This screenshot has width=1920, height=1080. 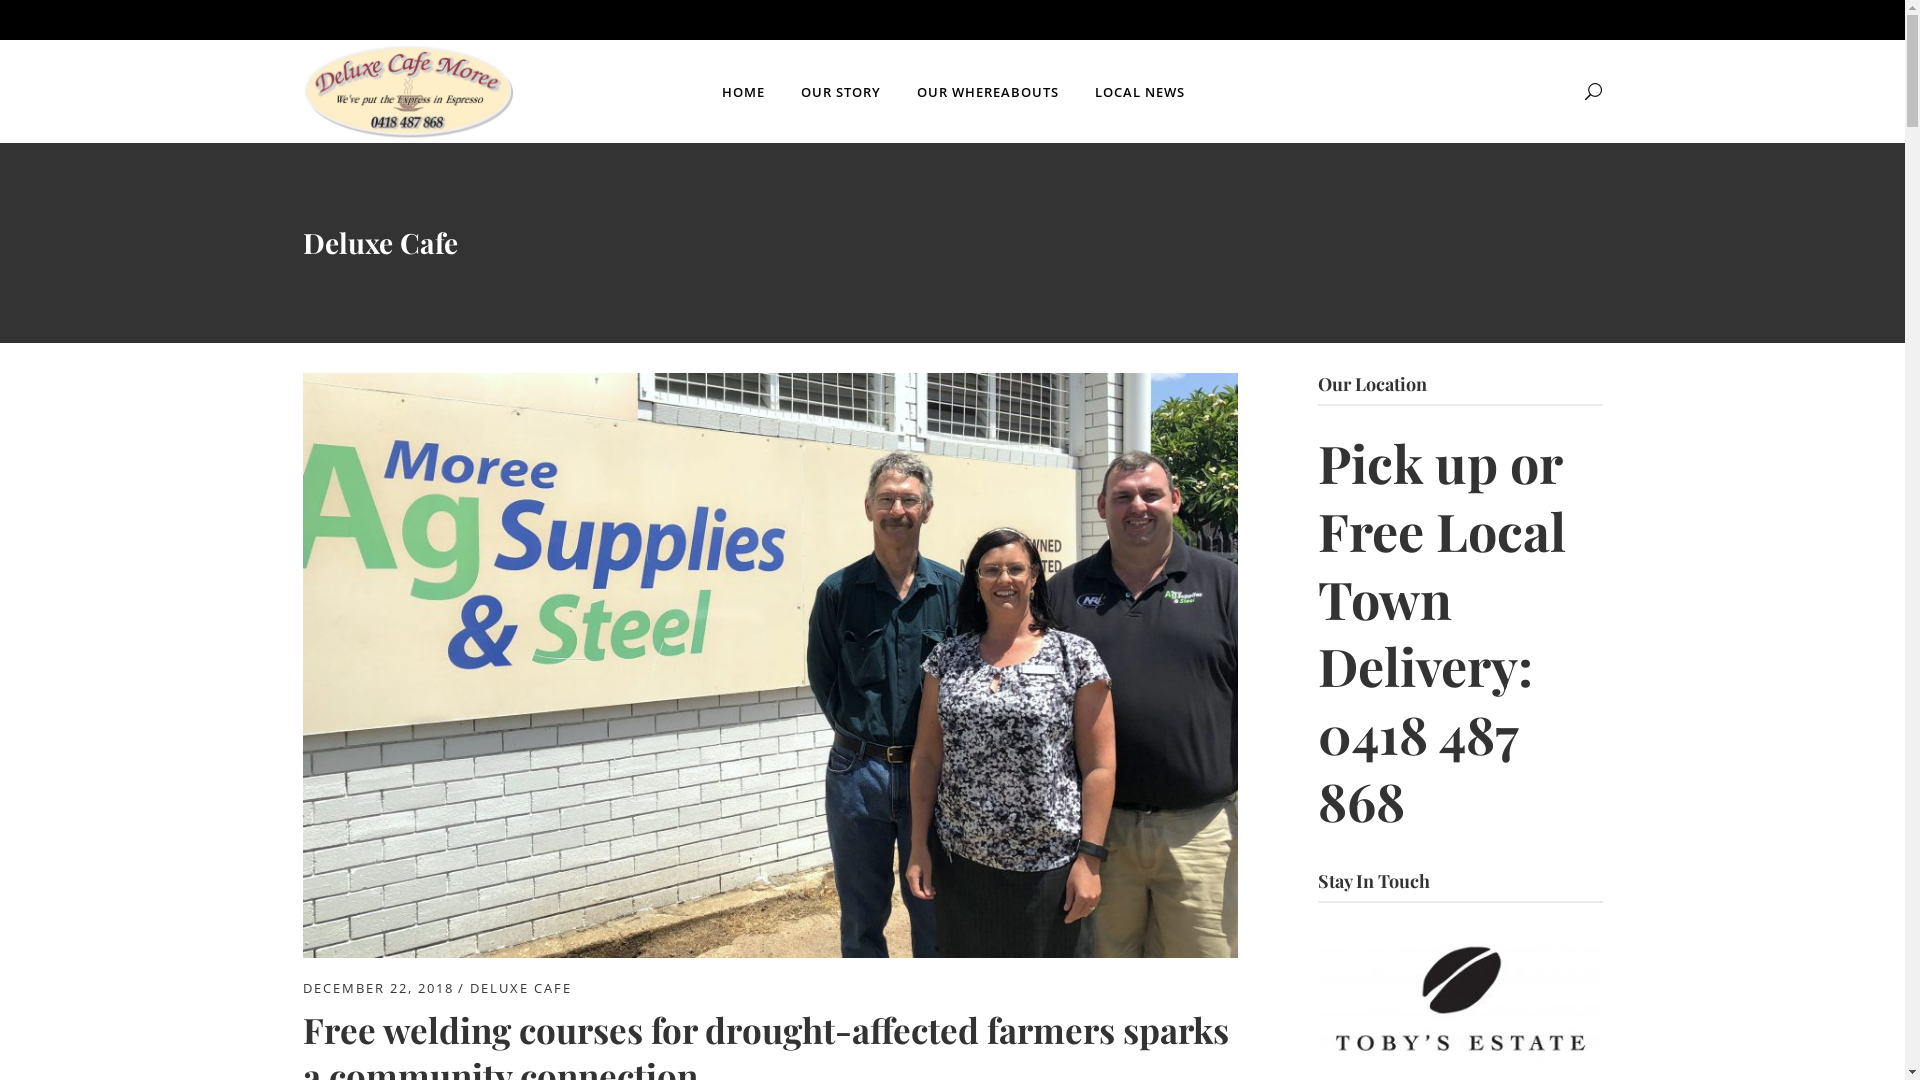 What do you see at coordinates (1138, 91) in the screenshot?
I see `'LOCAL NEWS'` at bounding box center [1138, 91].